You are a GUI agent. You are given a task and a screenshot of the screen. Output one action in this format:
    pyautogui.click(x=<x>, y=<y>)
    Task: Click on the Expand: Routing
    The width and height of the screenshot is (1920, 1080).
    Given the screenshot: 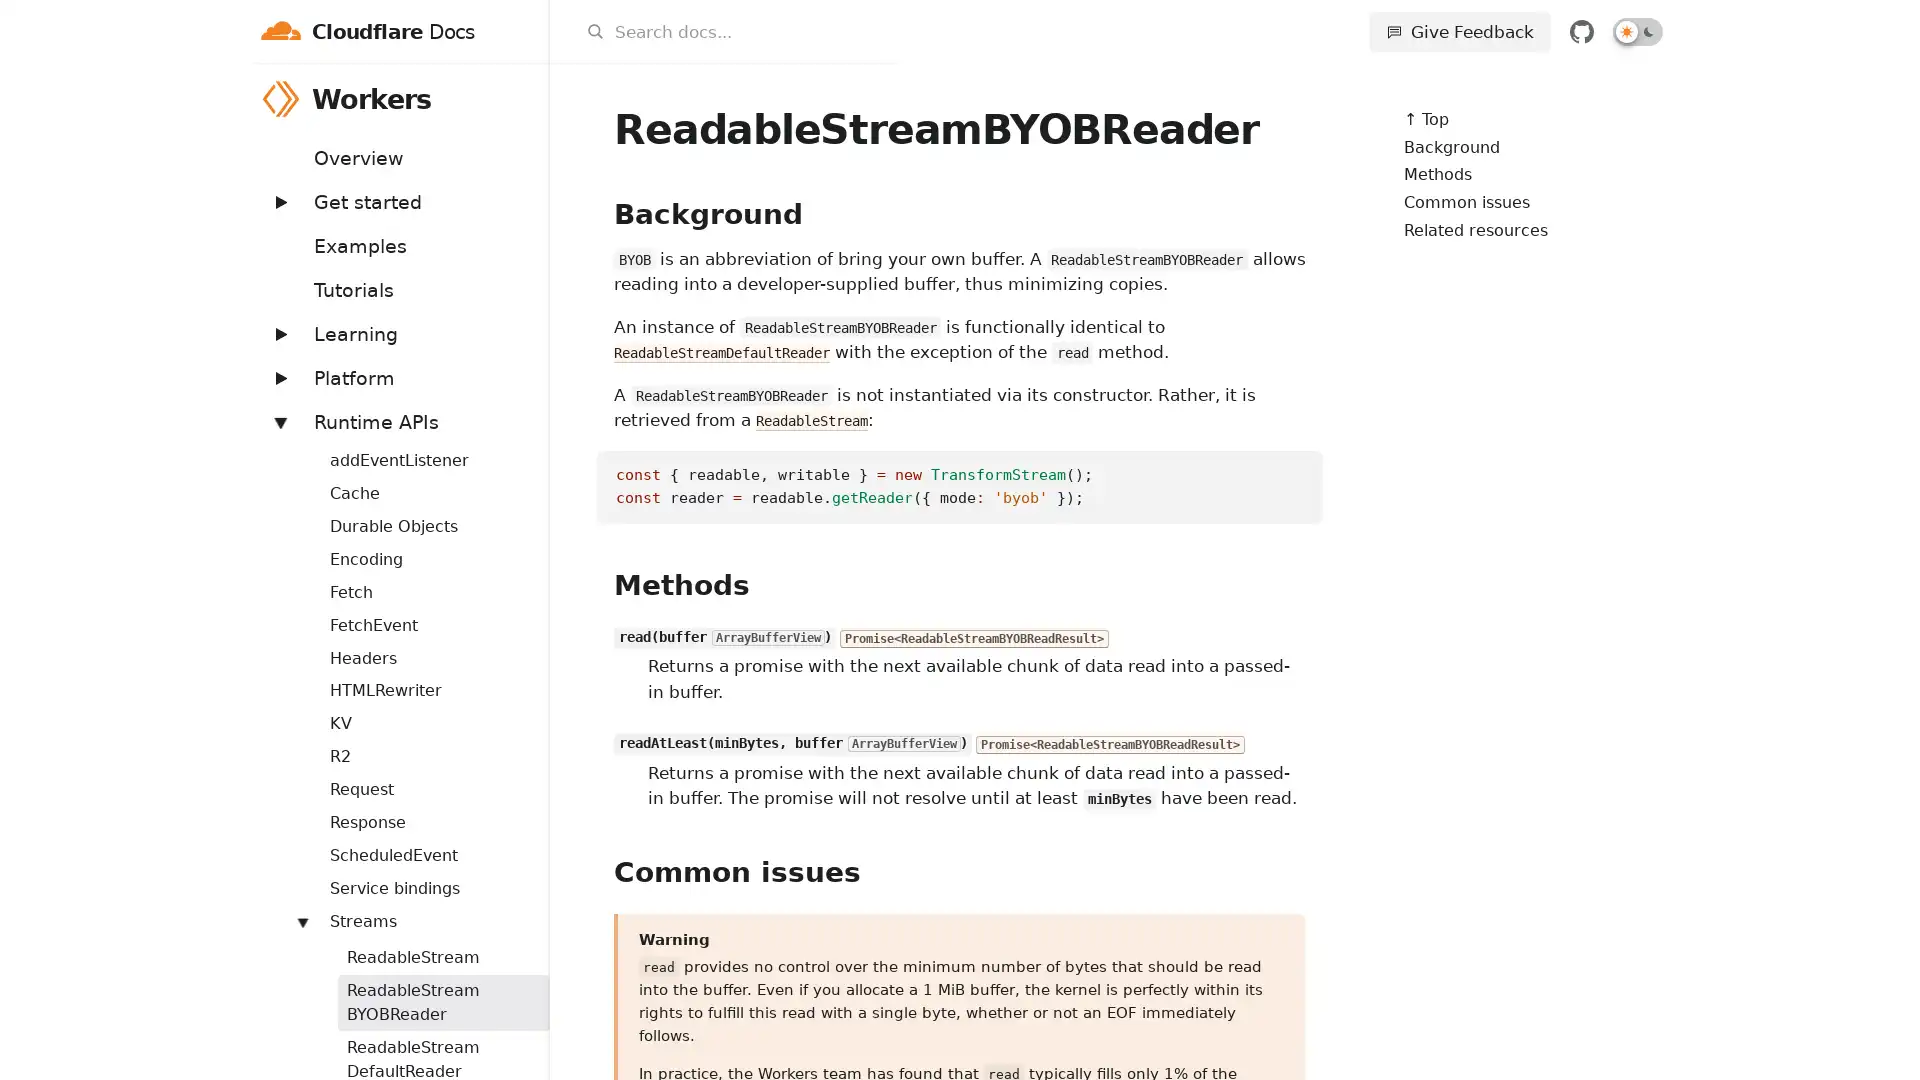 What is the action you would take?
    pyautogui.click(x=291, y=844)
    